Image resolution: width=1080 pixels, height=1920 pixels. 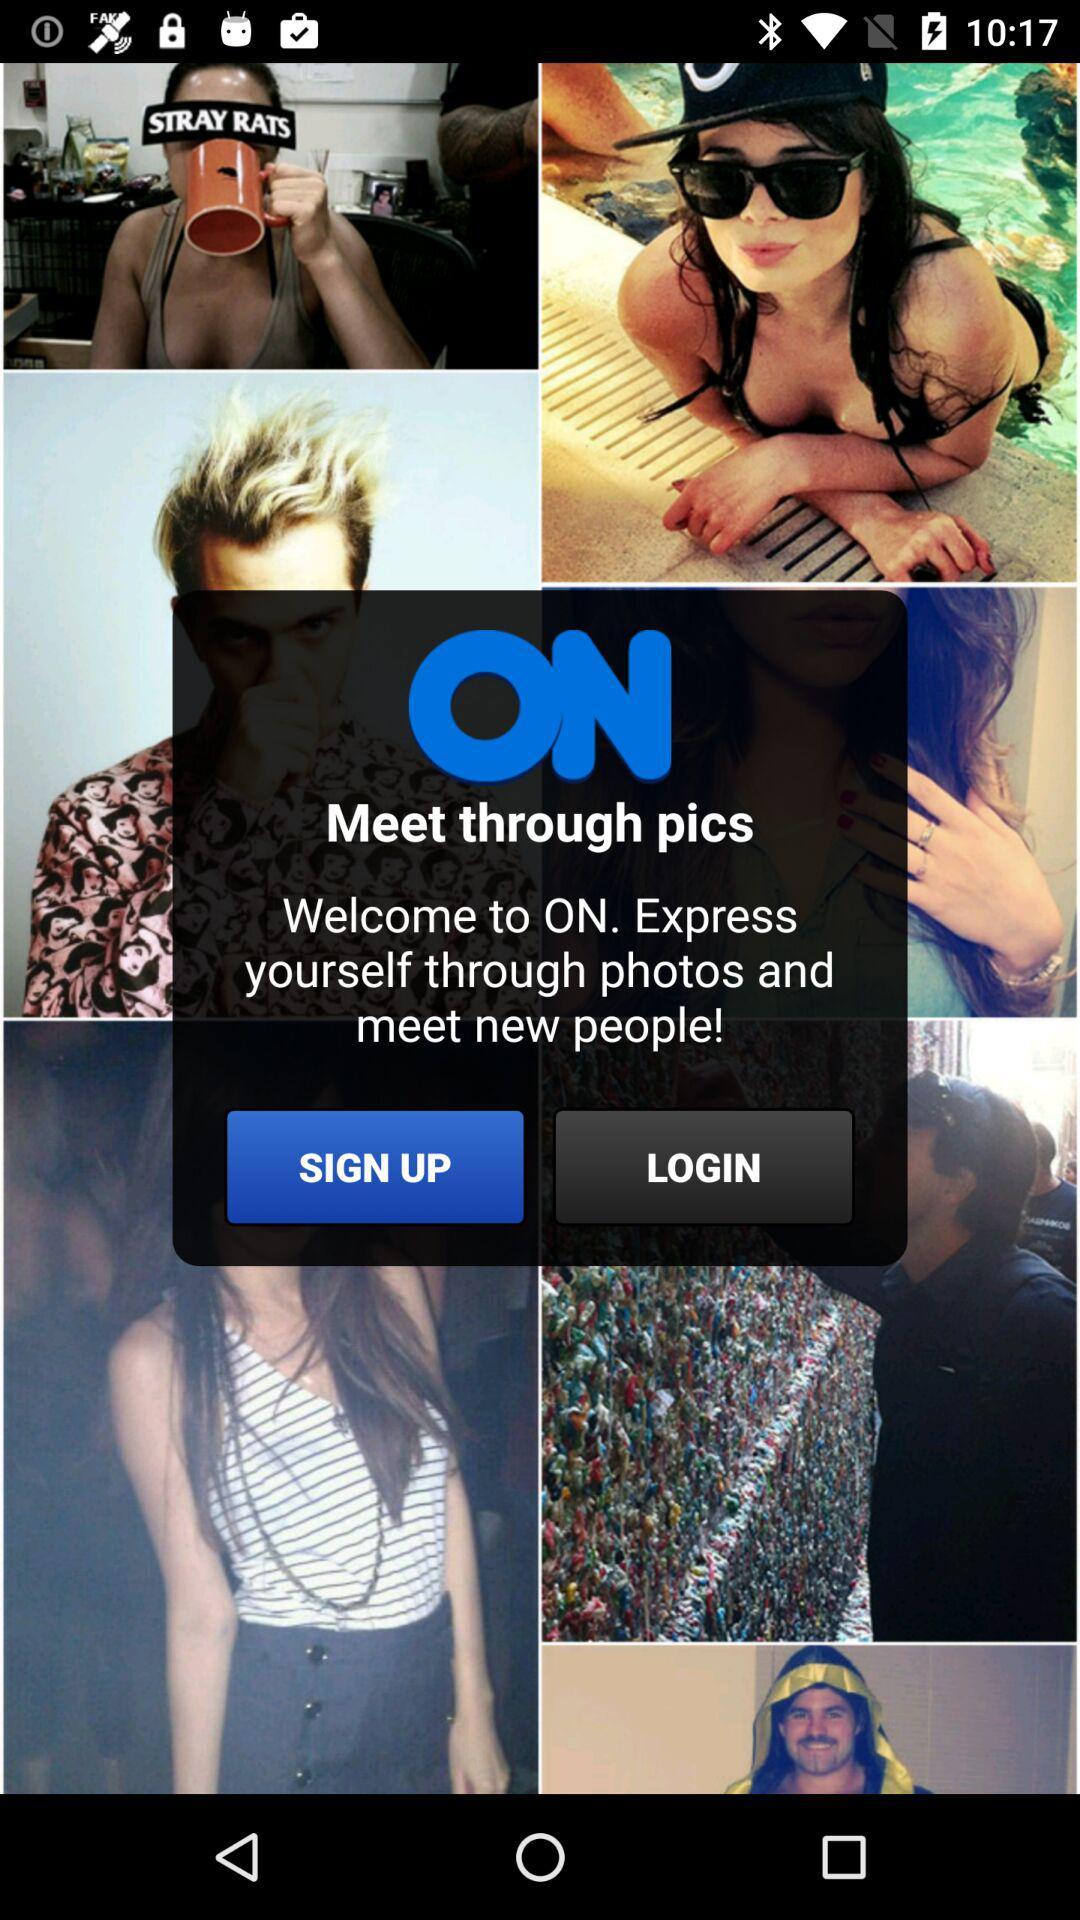 I want to click on the login icon, so click(x=702, y=1166).